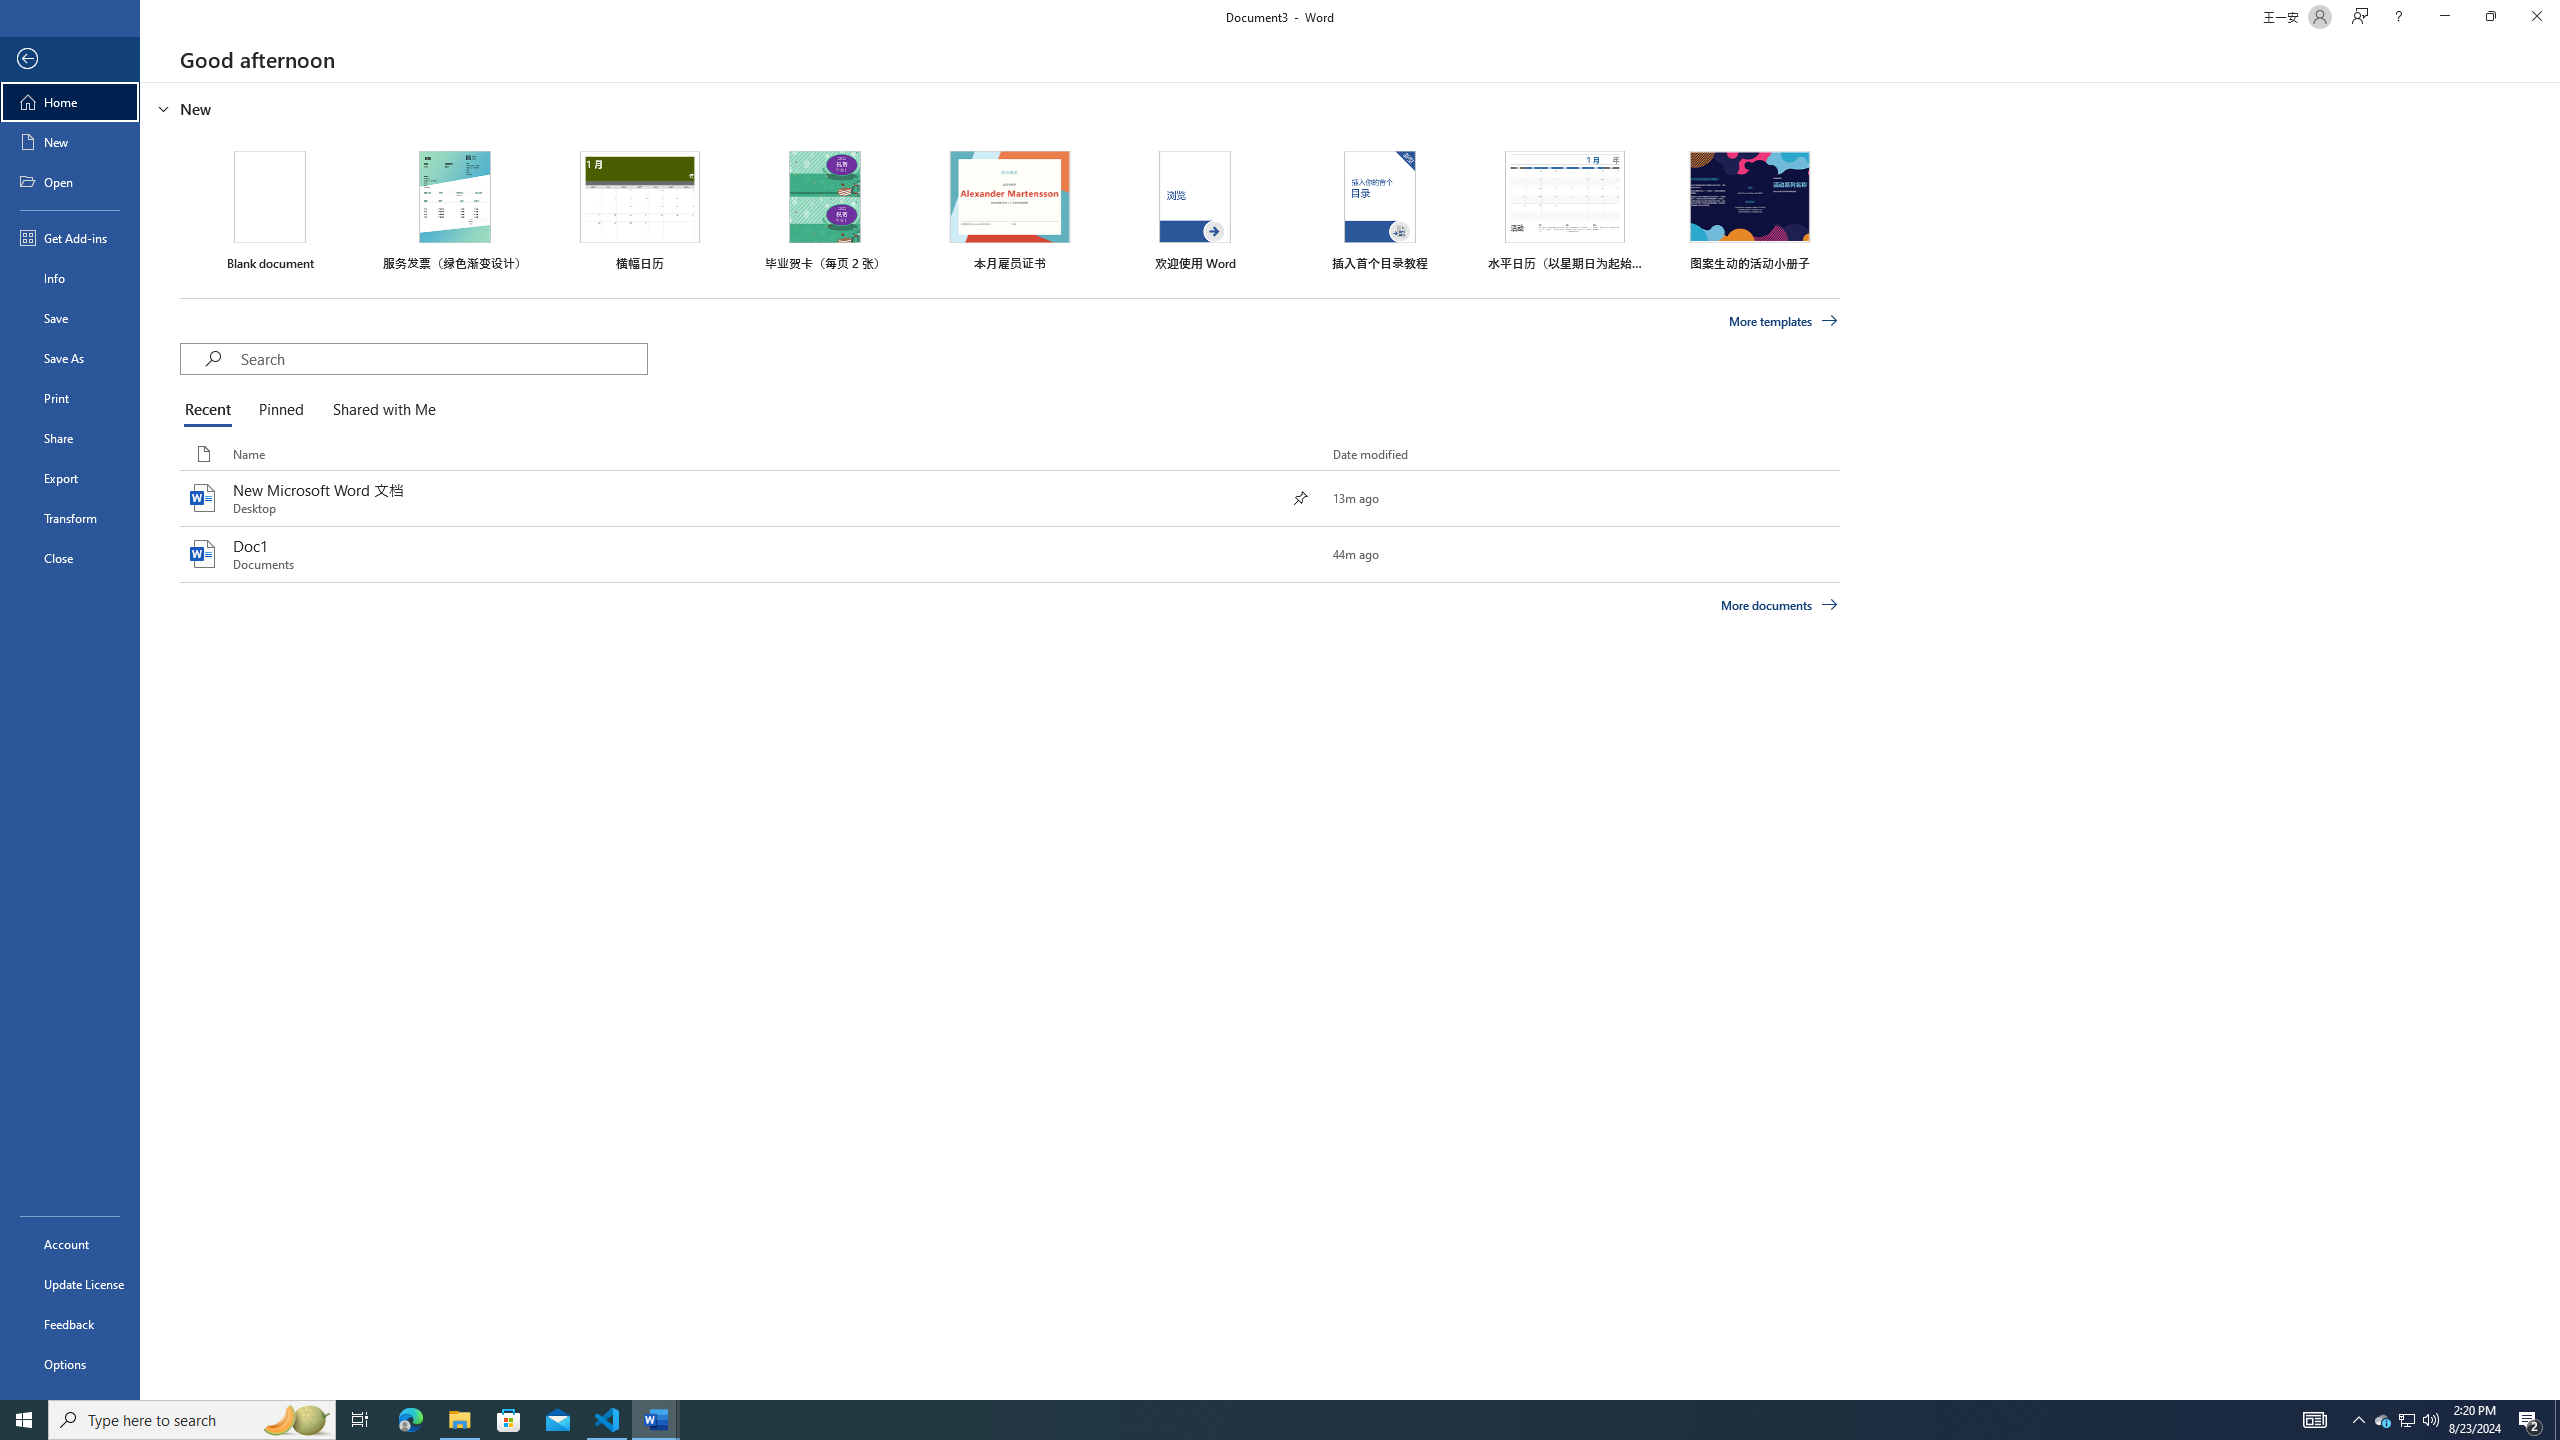 This screenshot has width=2560, height=1440. Describe the element at coordinates (1784, 321) in the screenshot. I see `'More templates'` at that location.